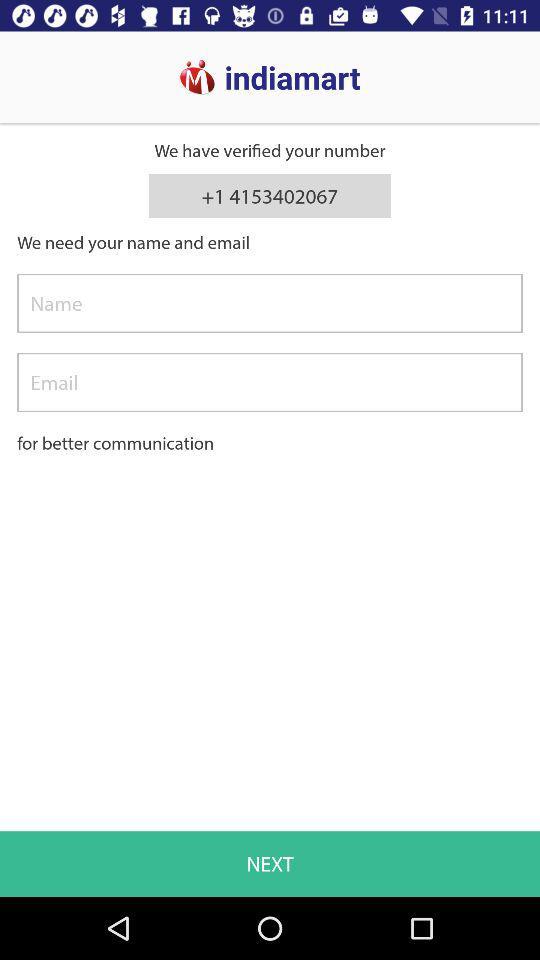 The width and height of the screenshot is (540, 960). What do you see at coordinates (270, 381) in the screenshot?
I see `email address` at bounding box center [270, 381].